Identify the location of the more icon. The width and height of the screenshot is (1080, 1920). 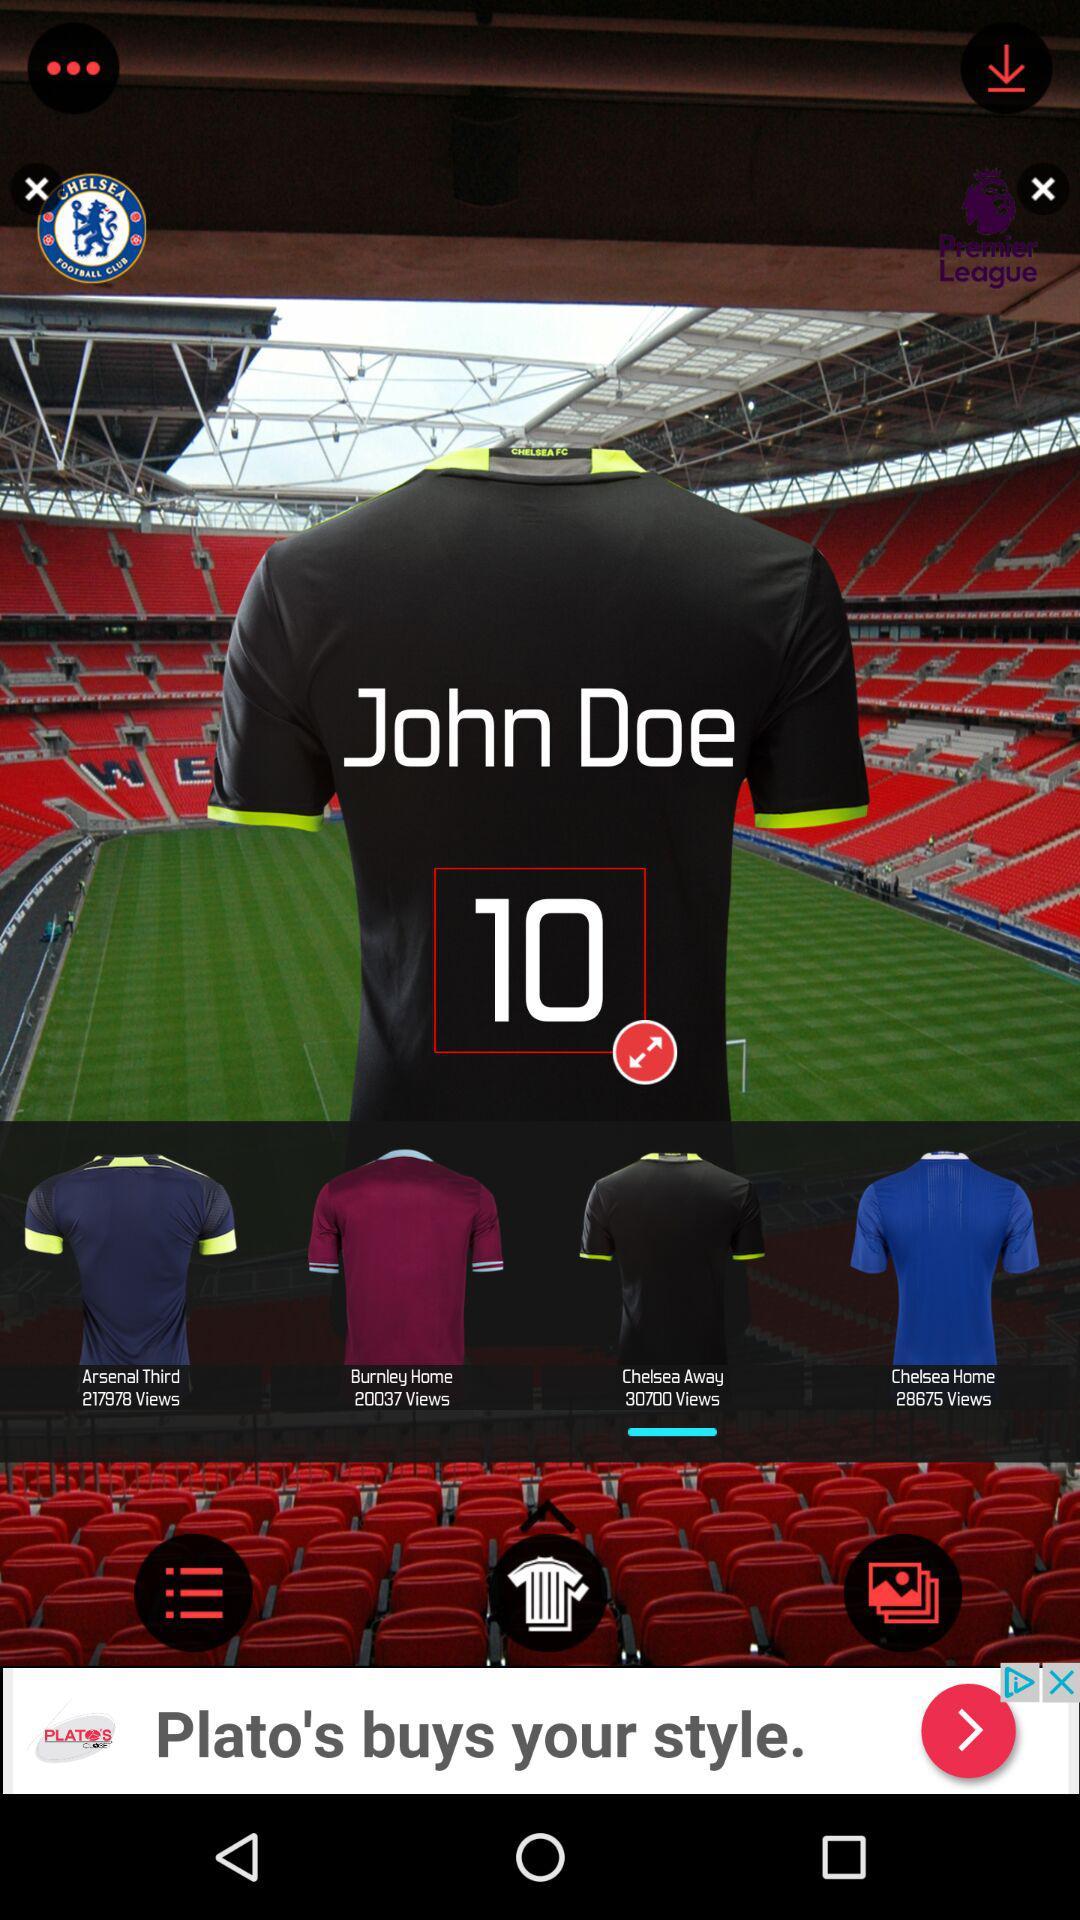
(193, 1703).